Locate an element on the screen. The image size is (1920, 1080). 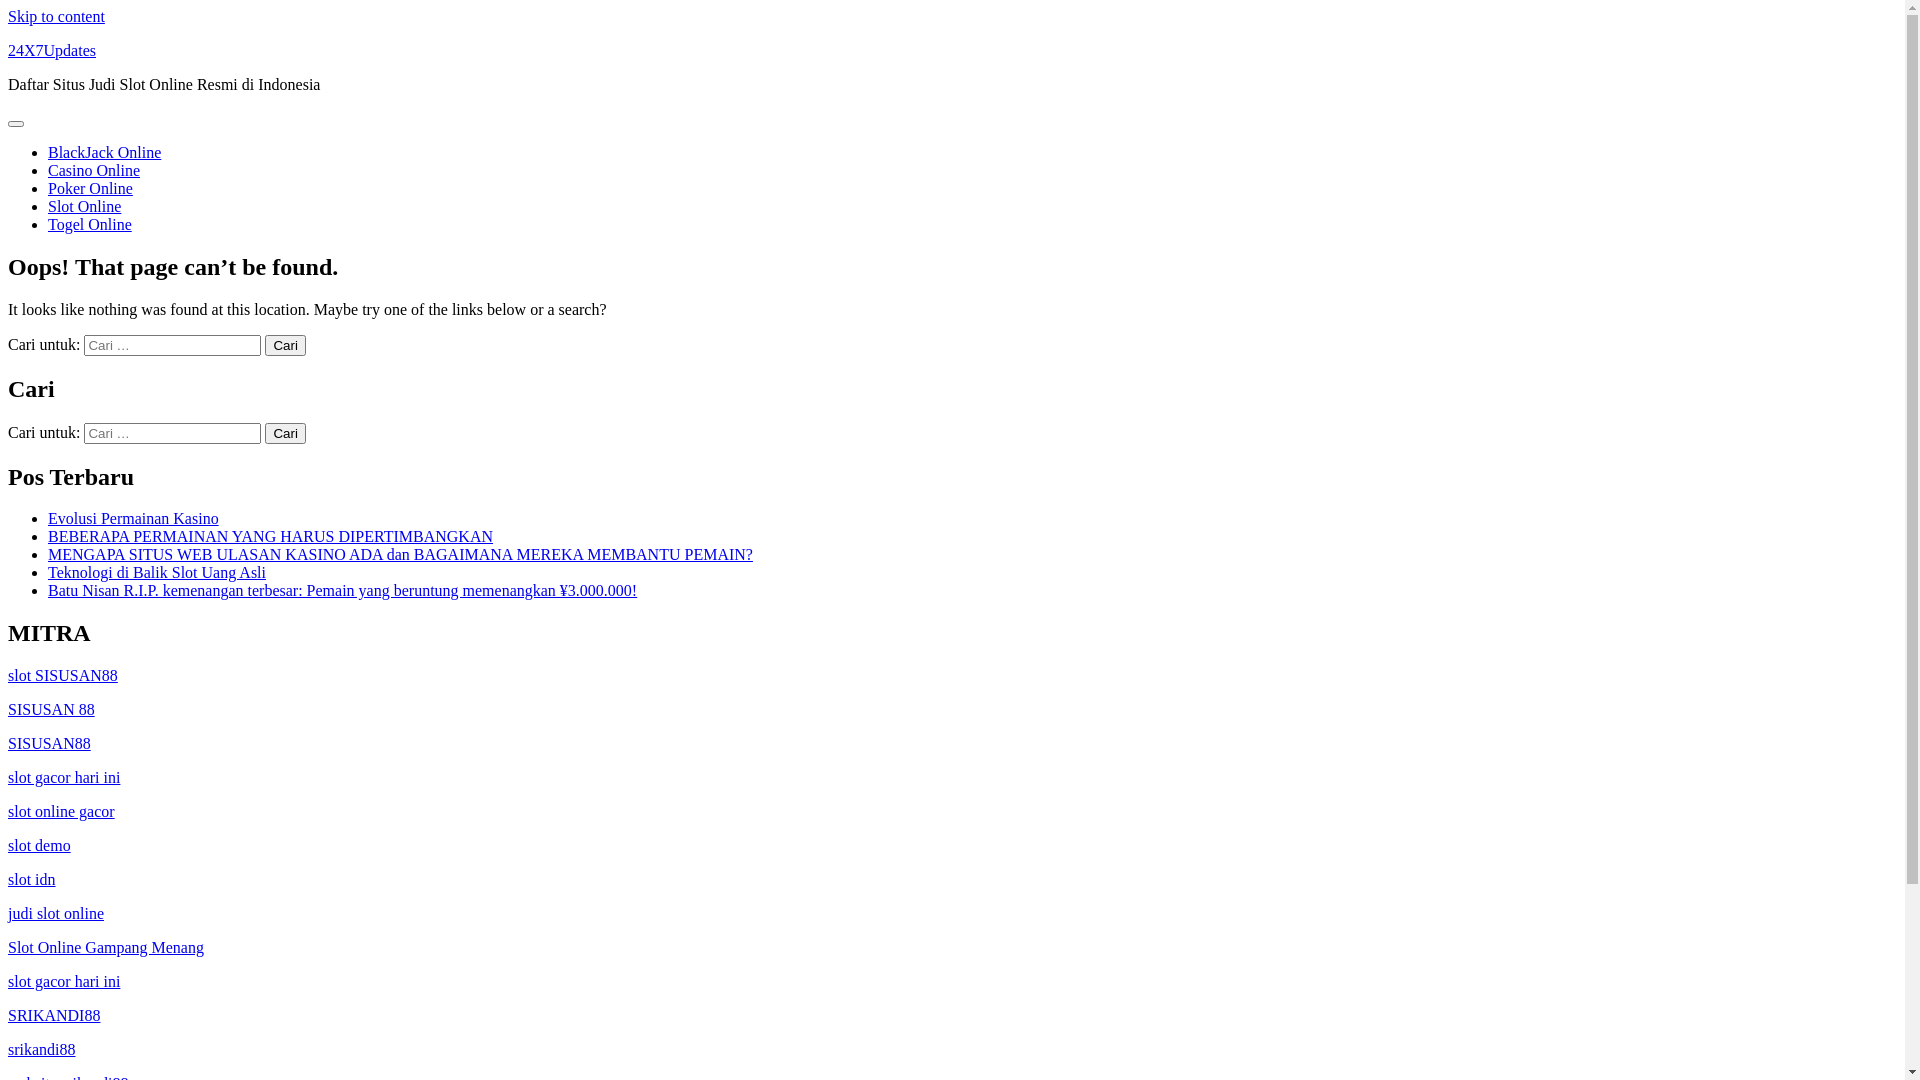
'Evolusi Permainan Kasino' is located at coordinates (132, 517).